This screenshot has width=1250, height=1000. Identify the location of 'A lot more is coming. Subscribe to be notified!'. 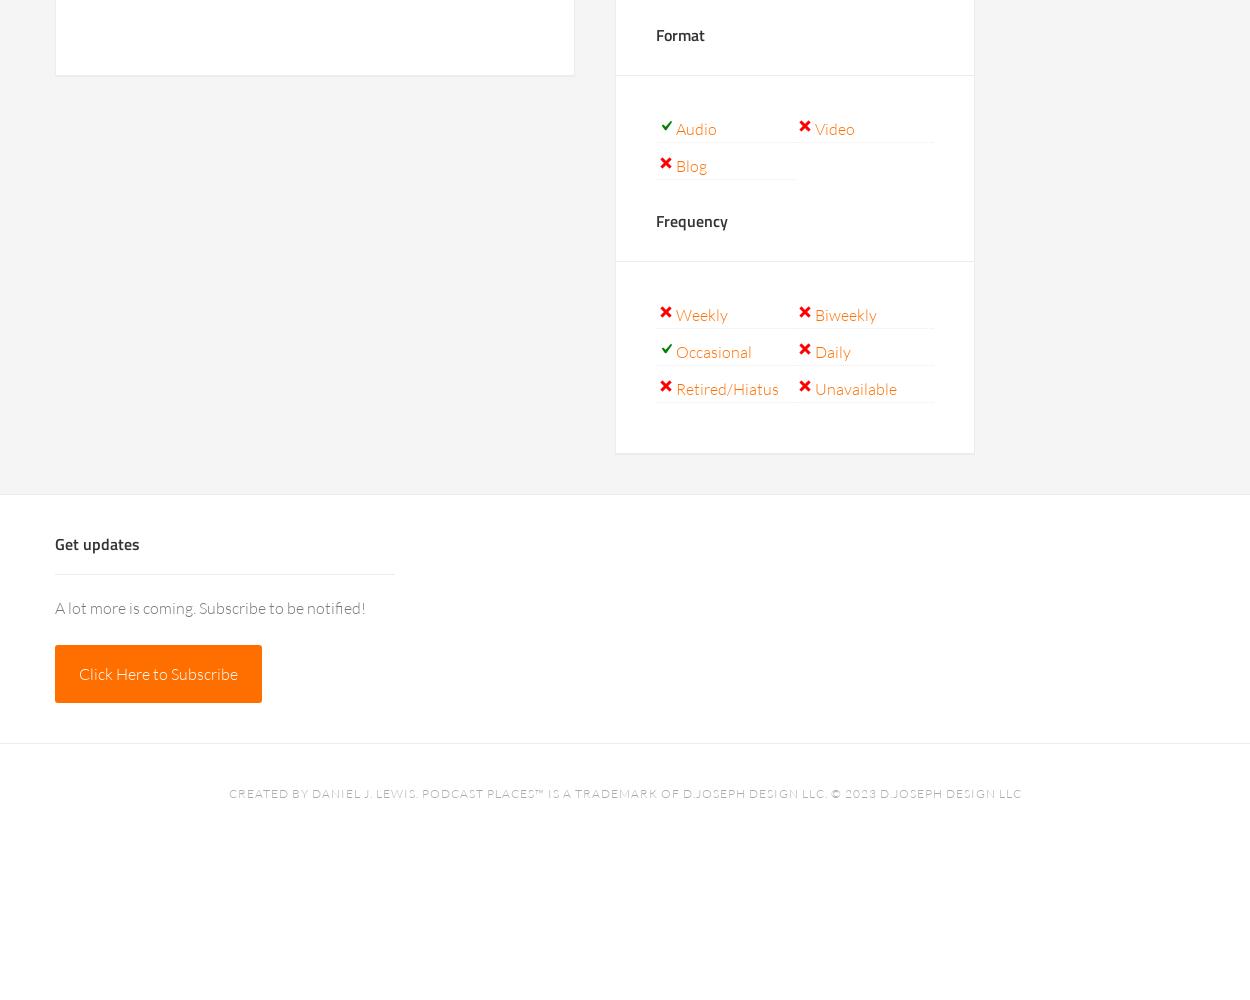
(209, 607).